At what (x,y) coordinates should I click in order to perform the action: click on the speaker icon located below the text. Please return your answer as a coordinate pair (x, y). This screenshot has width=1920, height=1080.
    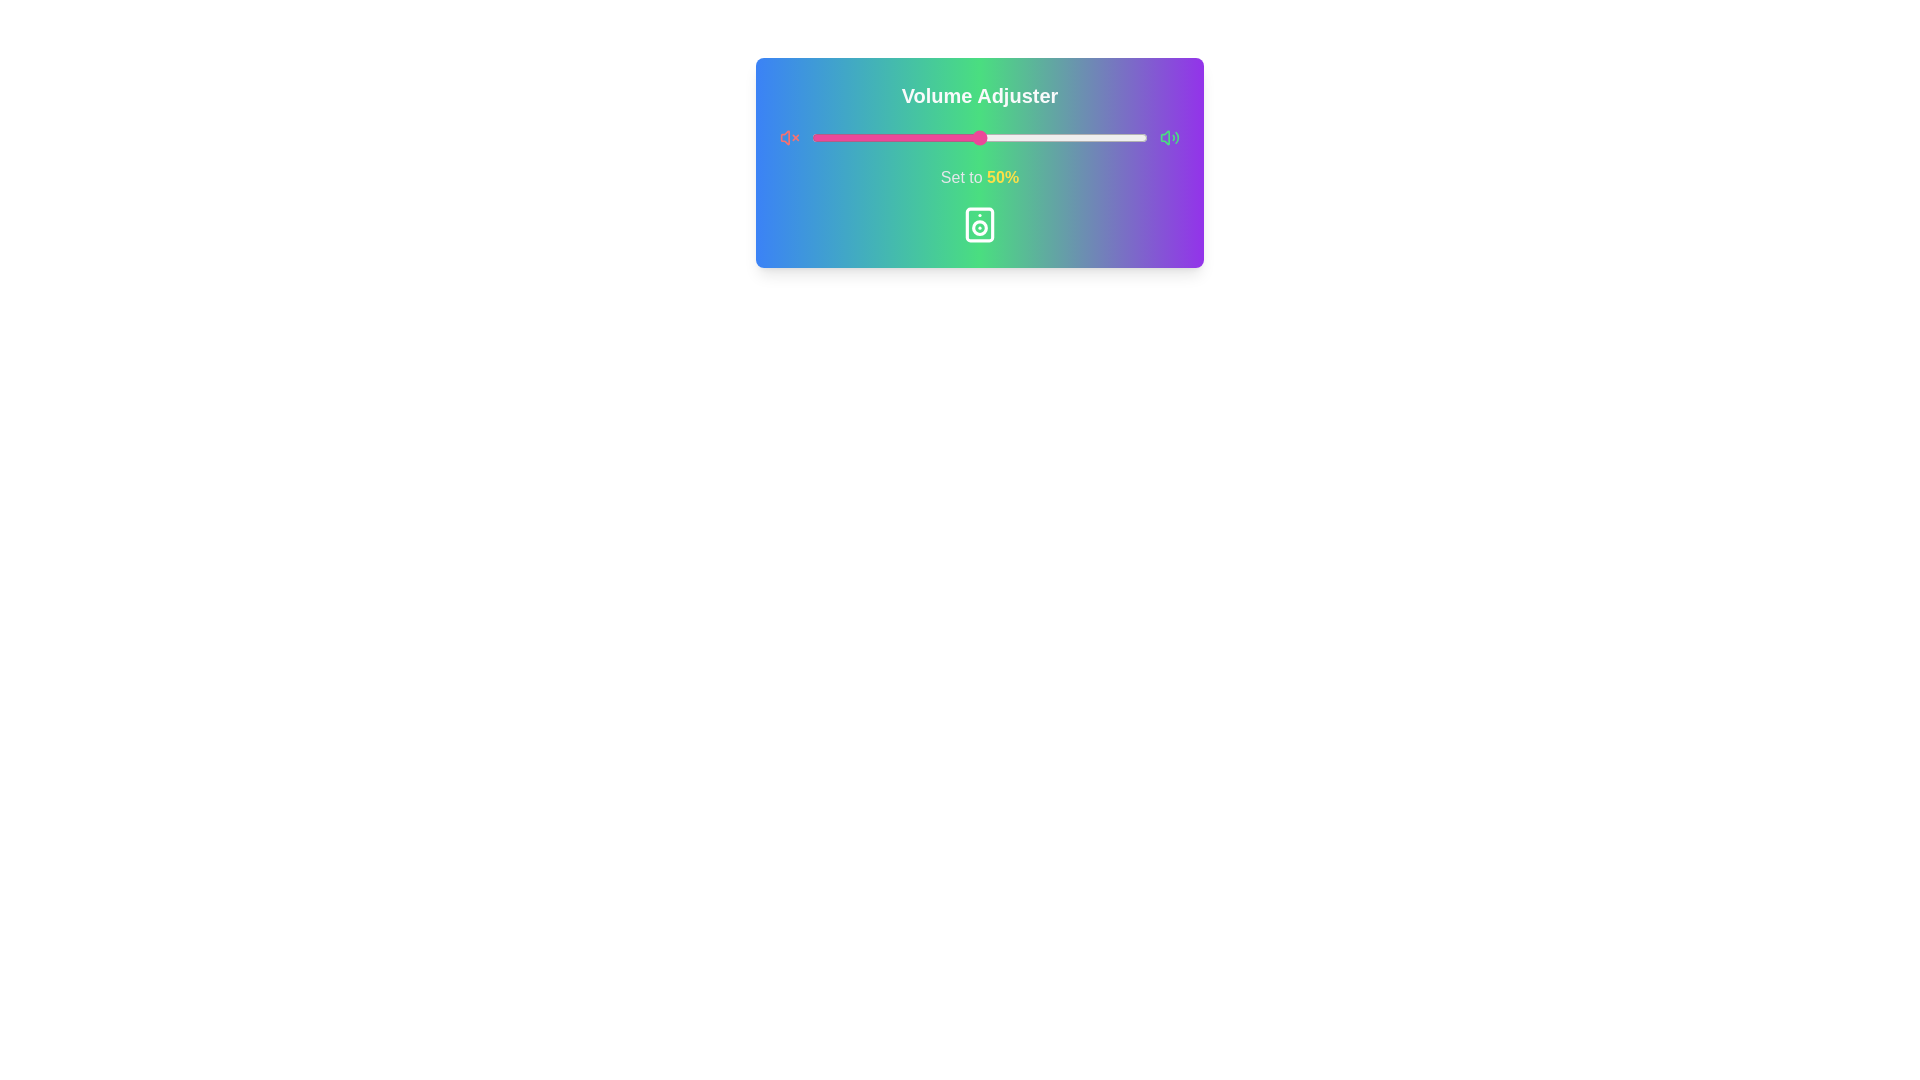
    Looking at the image, I should click on (979, 224).